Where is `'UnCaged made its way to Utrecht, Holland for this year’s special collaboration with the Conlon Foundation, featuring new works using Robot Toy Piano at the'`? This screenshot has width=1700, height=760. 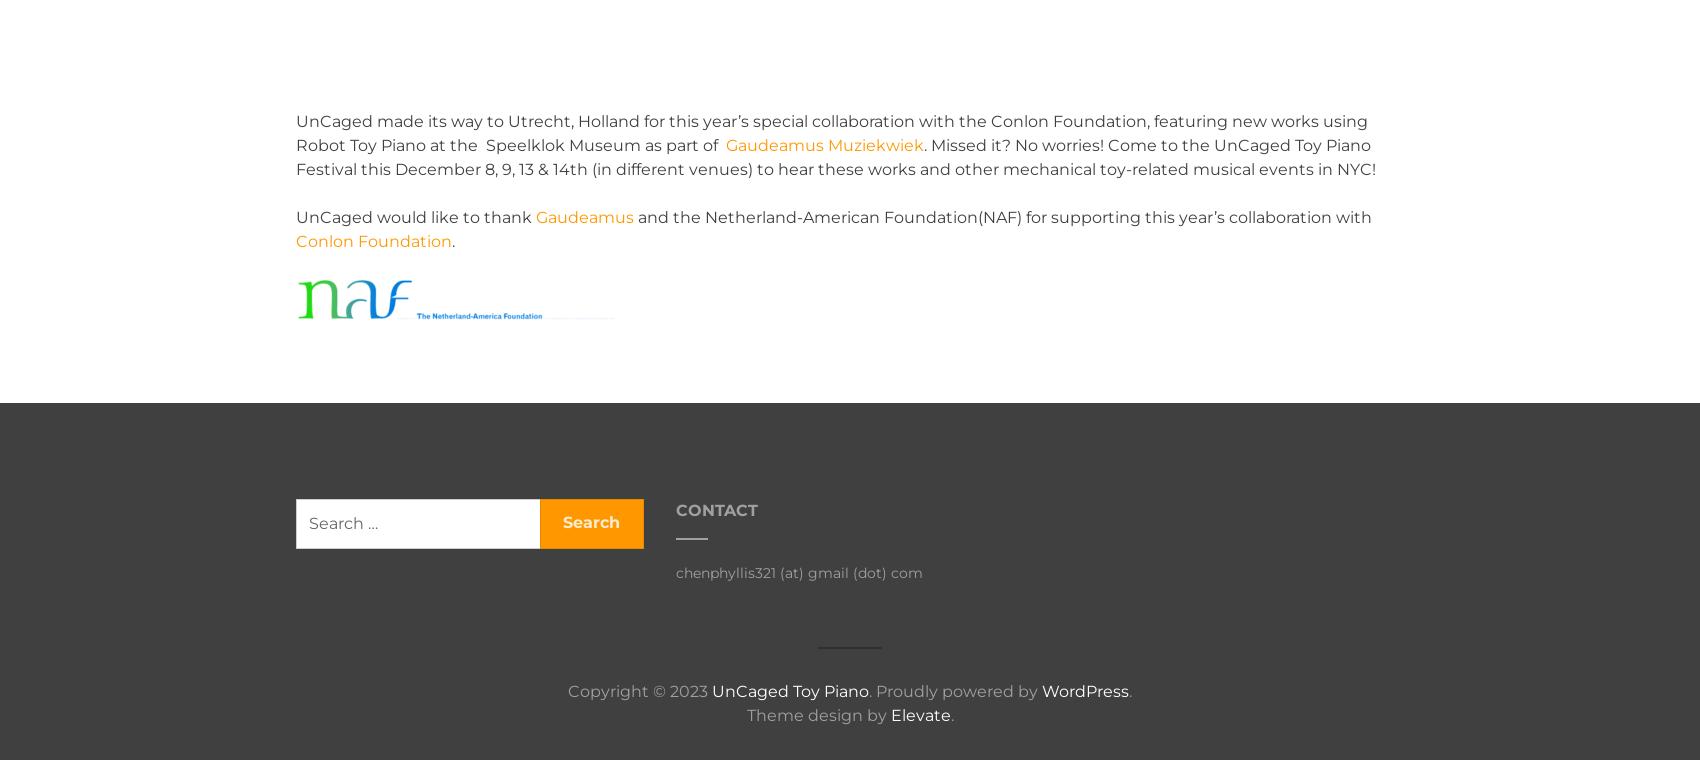 'UnCaged made its way to Utrecht, Holland for this year’s special collaboration with the Conlon Foundation, featuring new works using Robot Toy Piano at the' is located at coordinates (830, 133).